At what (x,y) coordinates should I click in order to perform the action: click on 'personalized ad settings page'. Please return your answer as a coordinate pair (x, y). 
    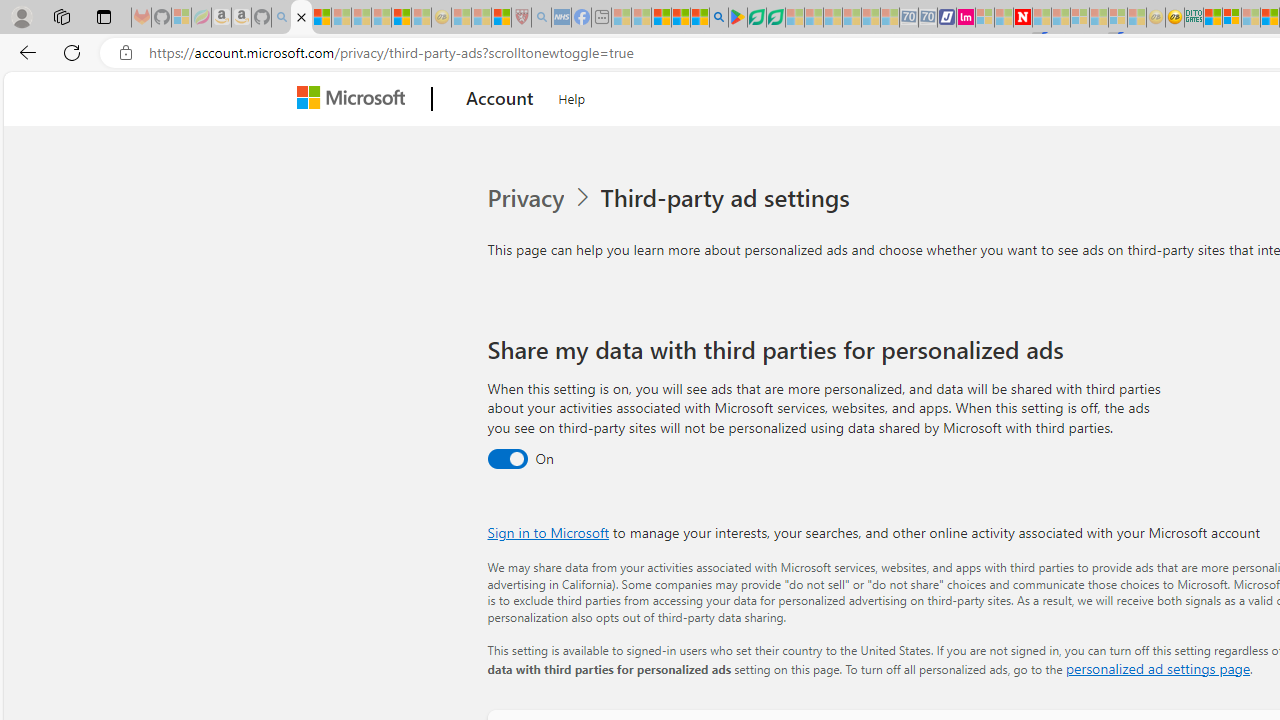
    Looking at the image, I should click on (1157, 668).